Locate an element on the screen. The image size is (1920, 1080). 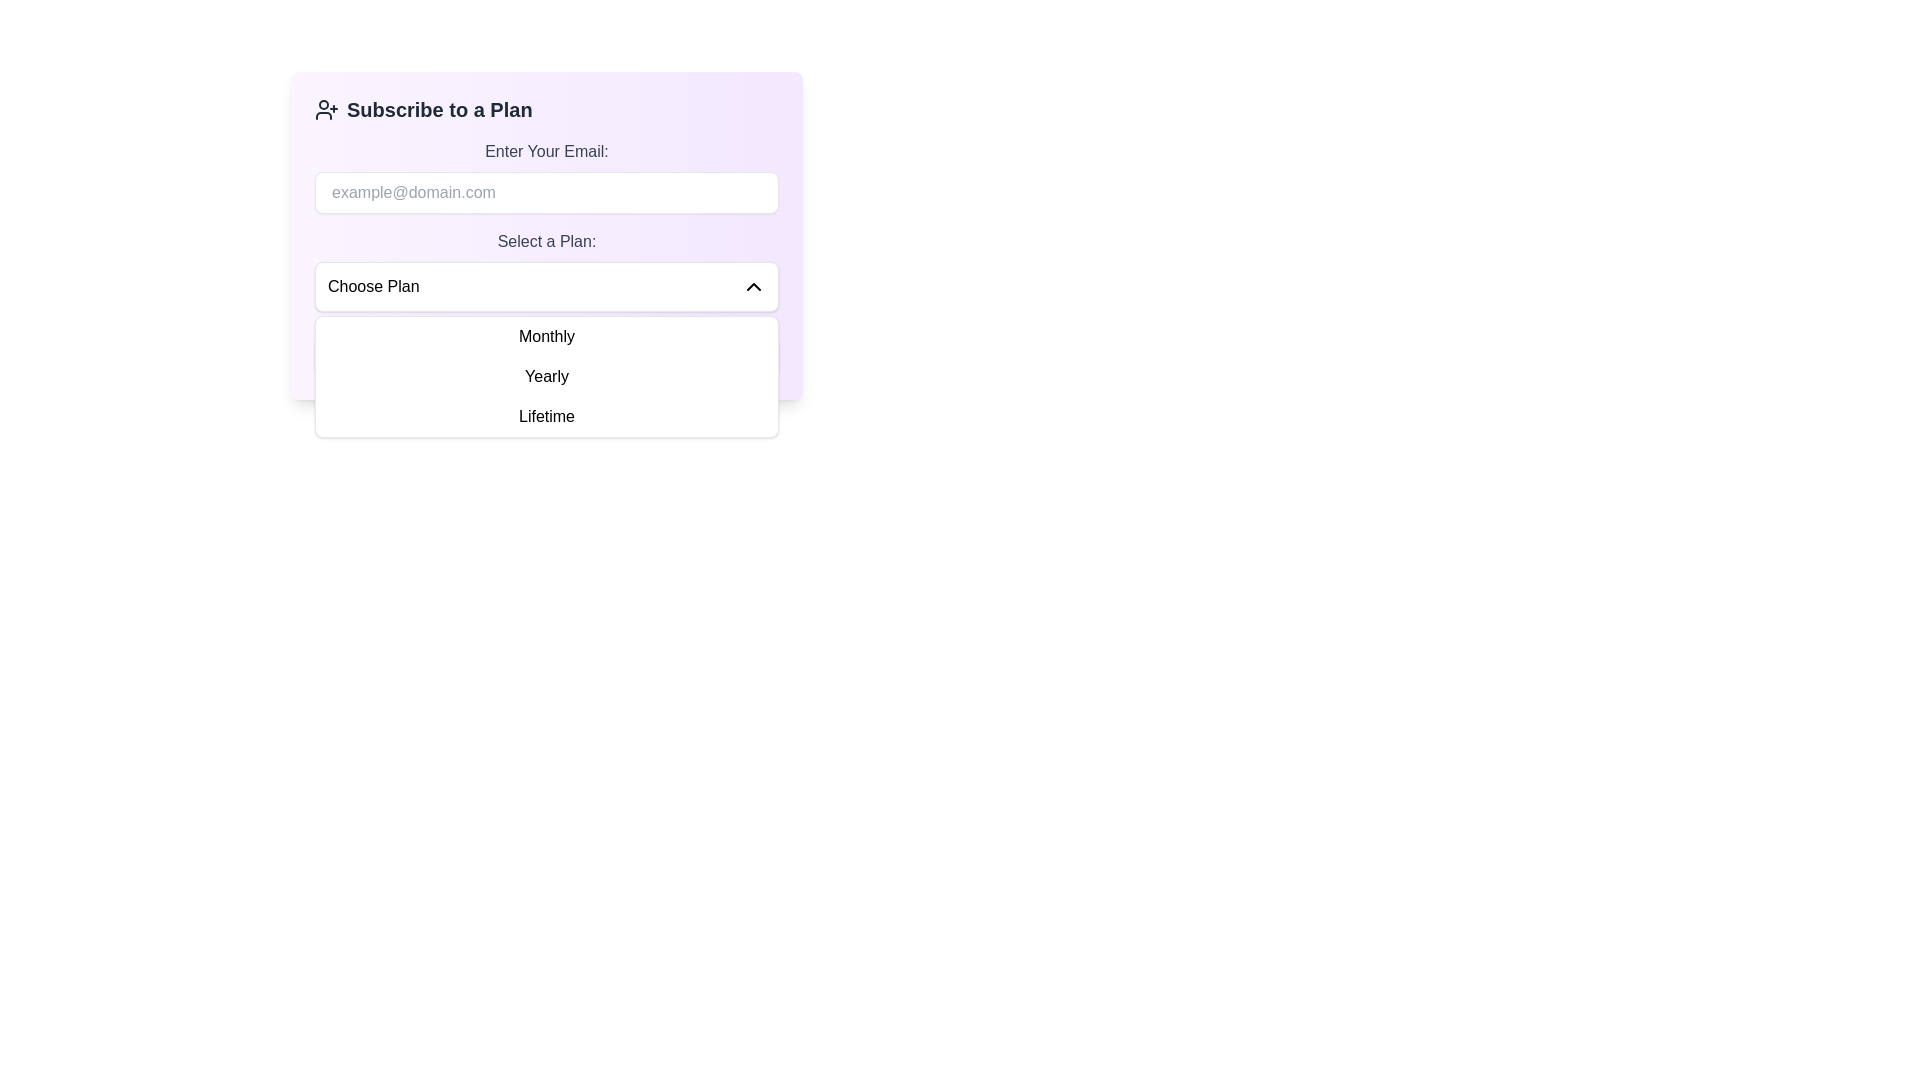
text label that says 'Enter Your Email:' which is positioned beneath the heading 'Subscribe to a Plan' and above the email input field is located at coordinates (547, 150).